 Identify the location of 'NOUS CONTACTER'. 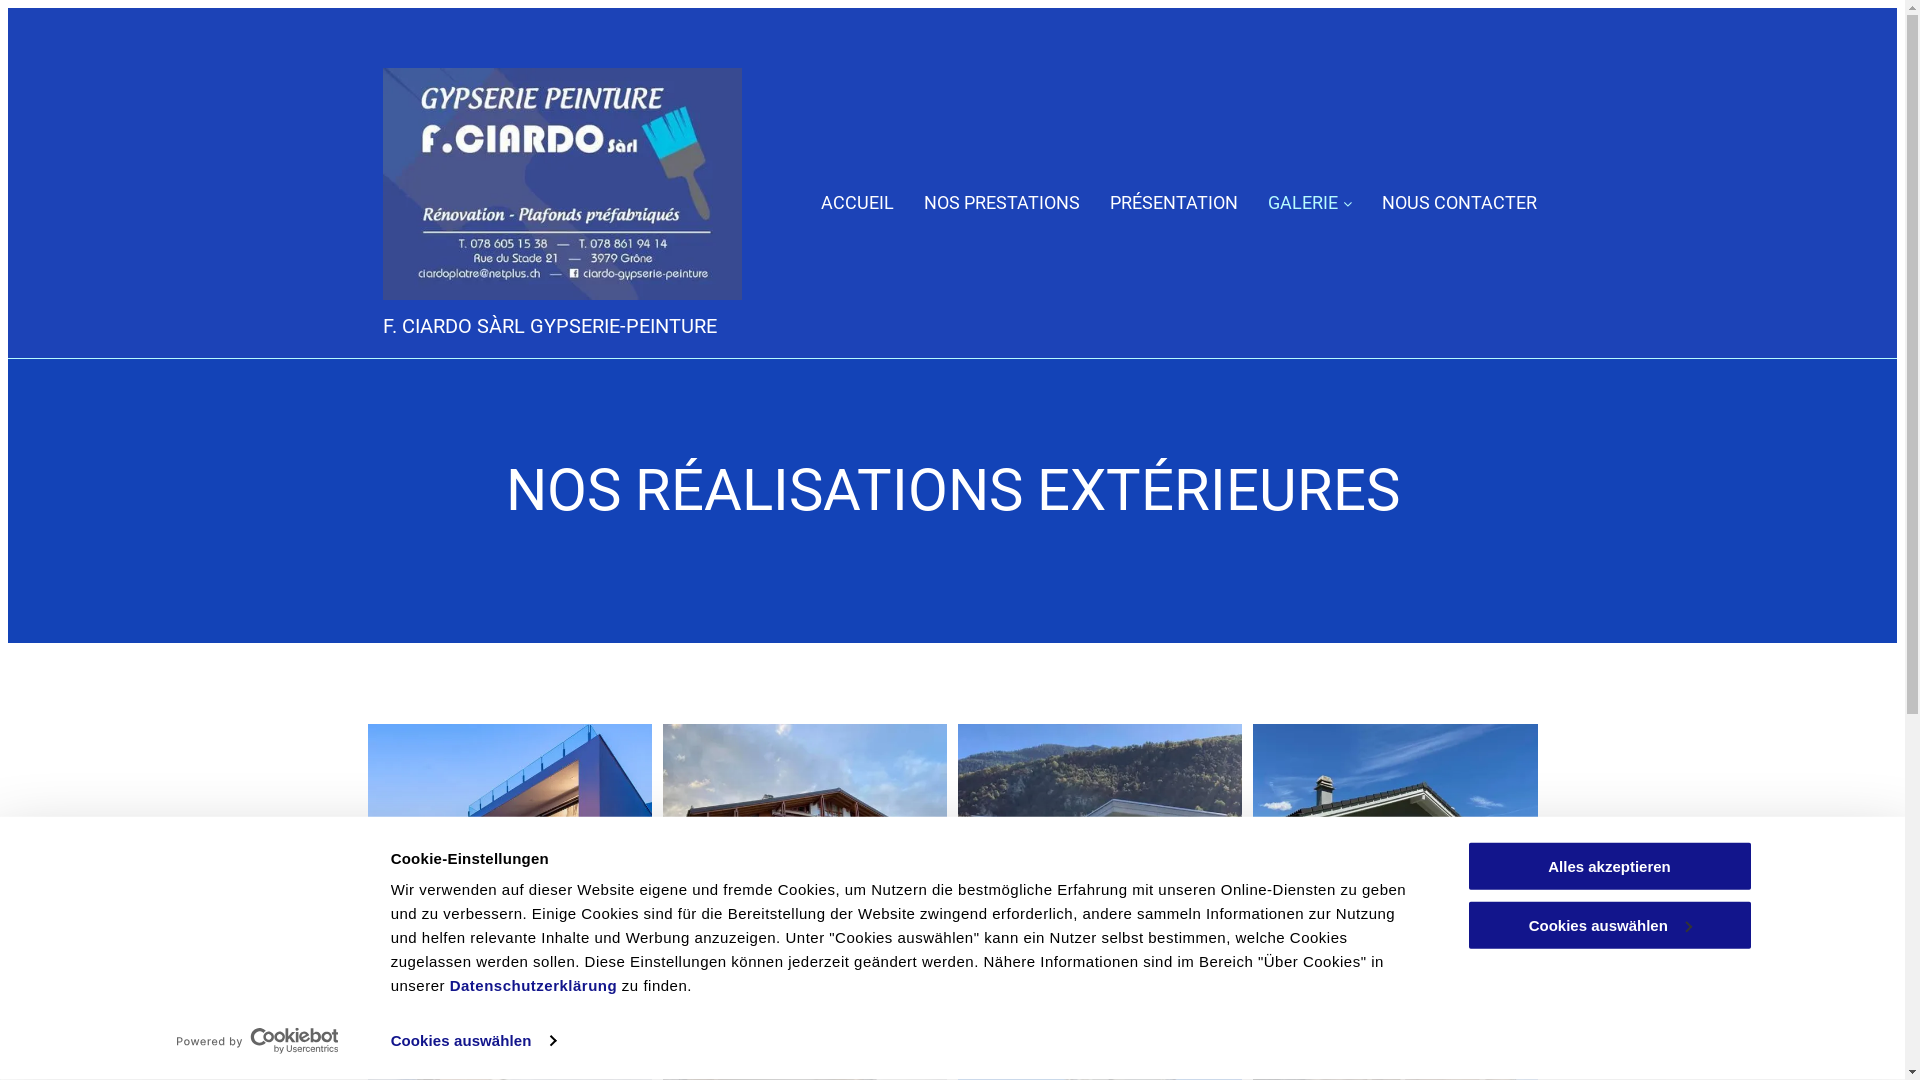
(1459, 203).